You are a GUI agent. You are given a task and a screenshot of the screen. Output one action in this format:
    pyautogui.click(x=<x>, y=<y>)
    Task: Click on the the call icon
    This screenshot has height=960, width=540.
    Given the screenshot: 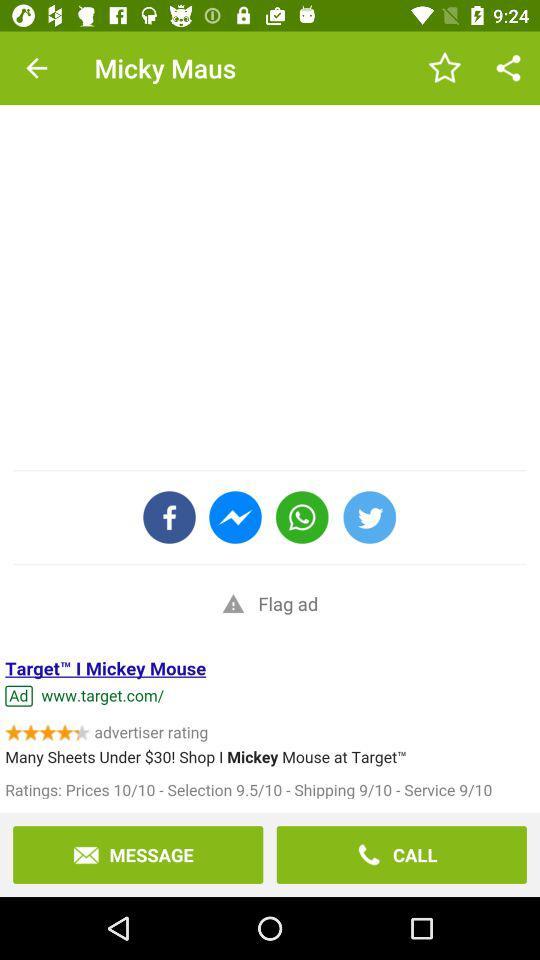 What is the action you would take?
    pyautogui.click(x=301, y=516)
    